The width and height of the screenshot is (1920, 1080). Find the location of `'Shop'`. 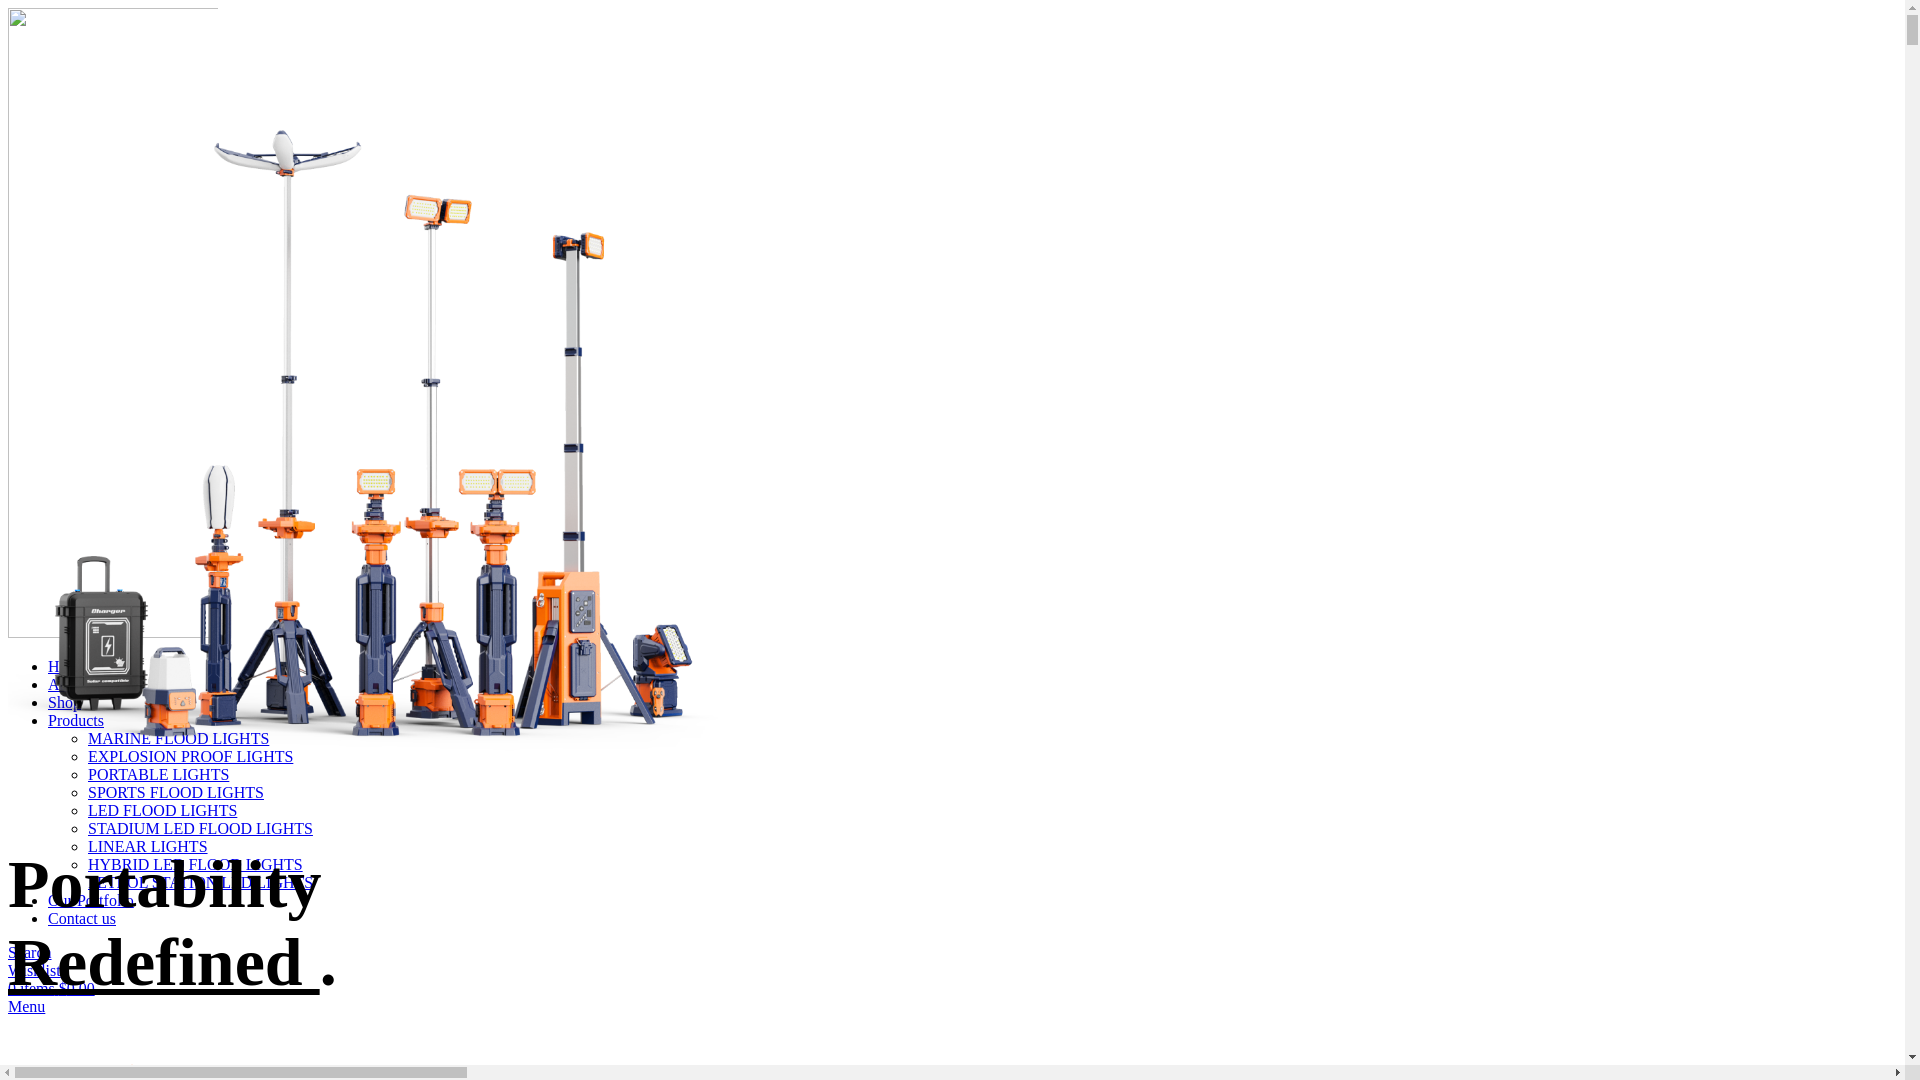

'Shop' is located at coordinates (64, 701).